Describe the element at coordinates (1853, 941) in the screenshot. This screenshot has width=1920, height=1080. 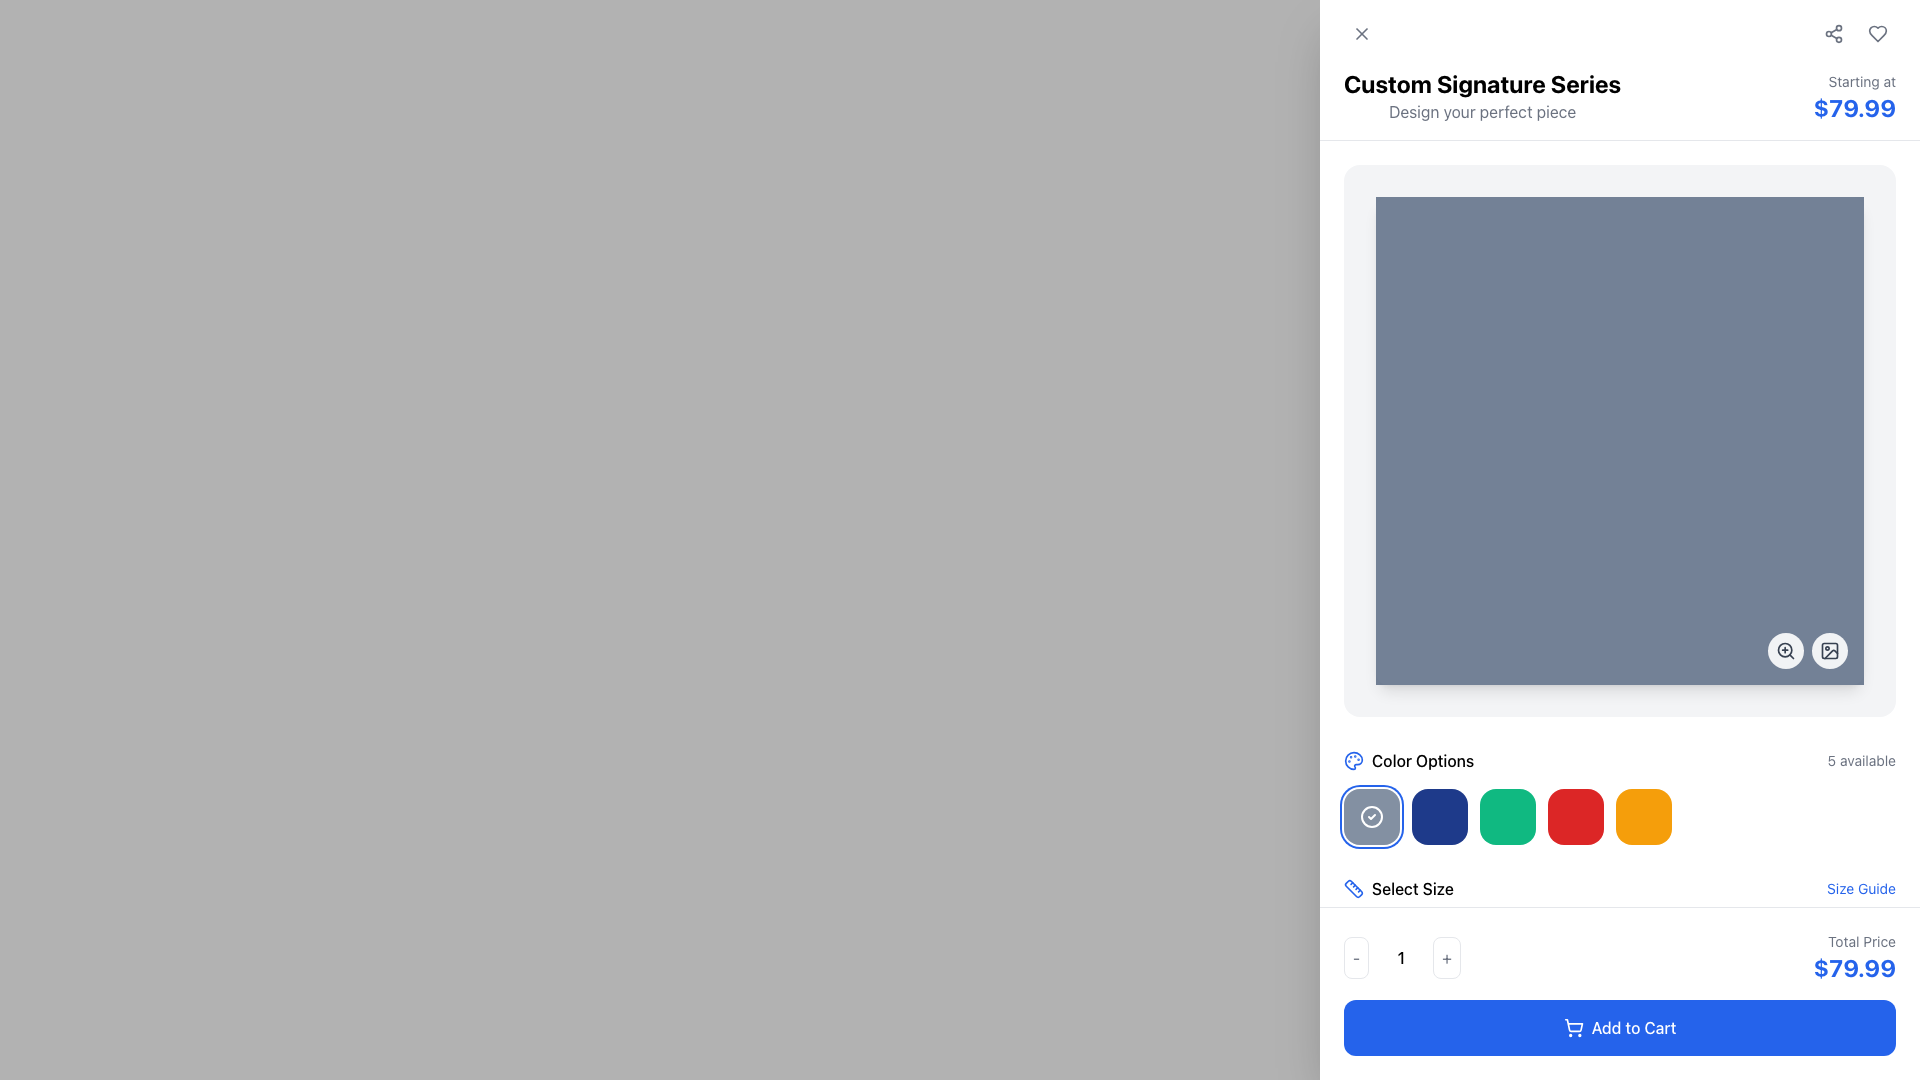
I see `the 'Total Price' text label, which is styled with a small font size and gray color, positioned above the price value '$79.99' in the bottom-right area of a card-like section` at that location.